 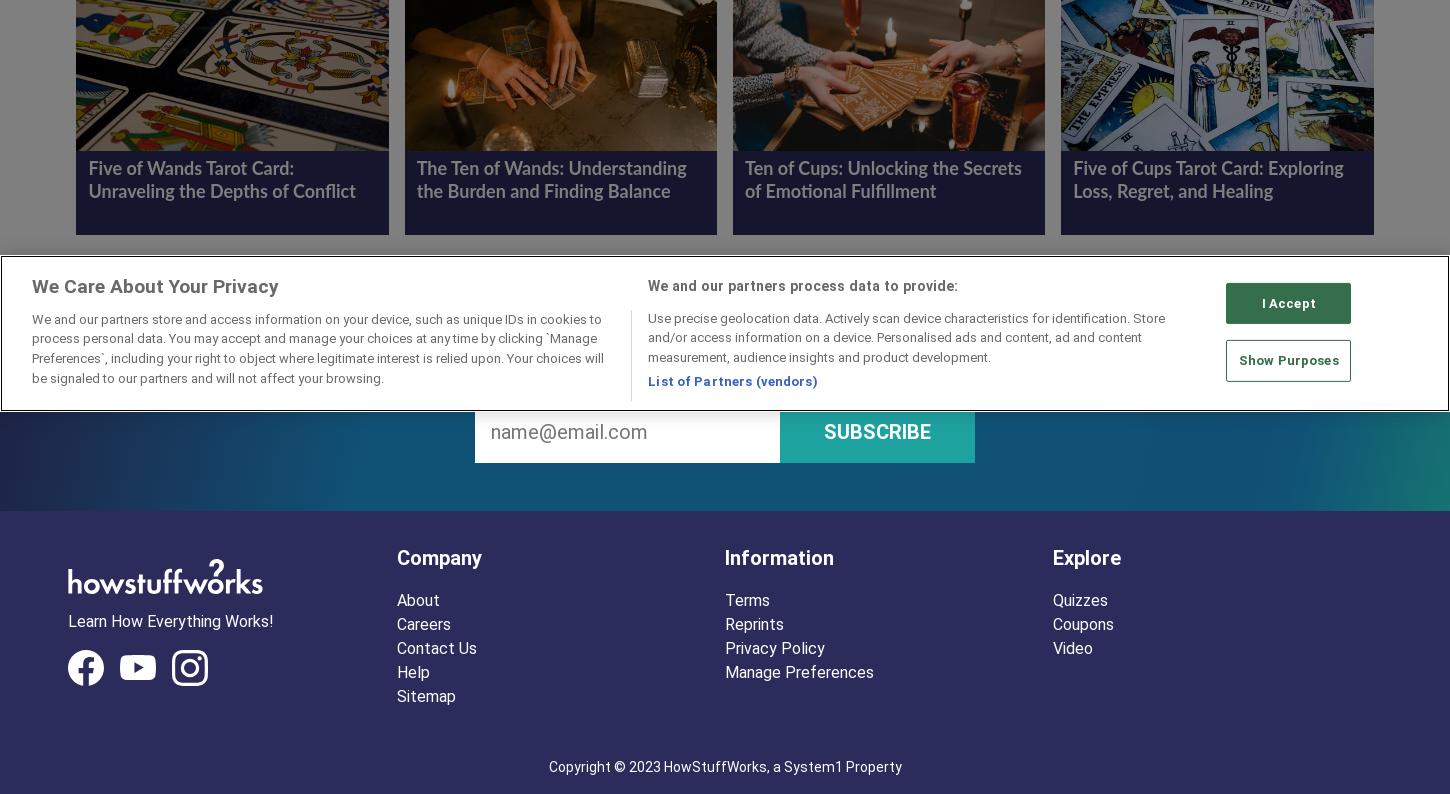 I want to click on 'The Ten of Wands: Understanding the Burden and Finding Balance', so click(x=551, y=180).